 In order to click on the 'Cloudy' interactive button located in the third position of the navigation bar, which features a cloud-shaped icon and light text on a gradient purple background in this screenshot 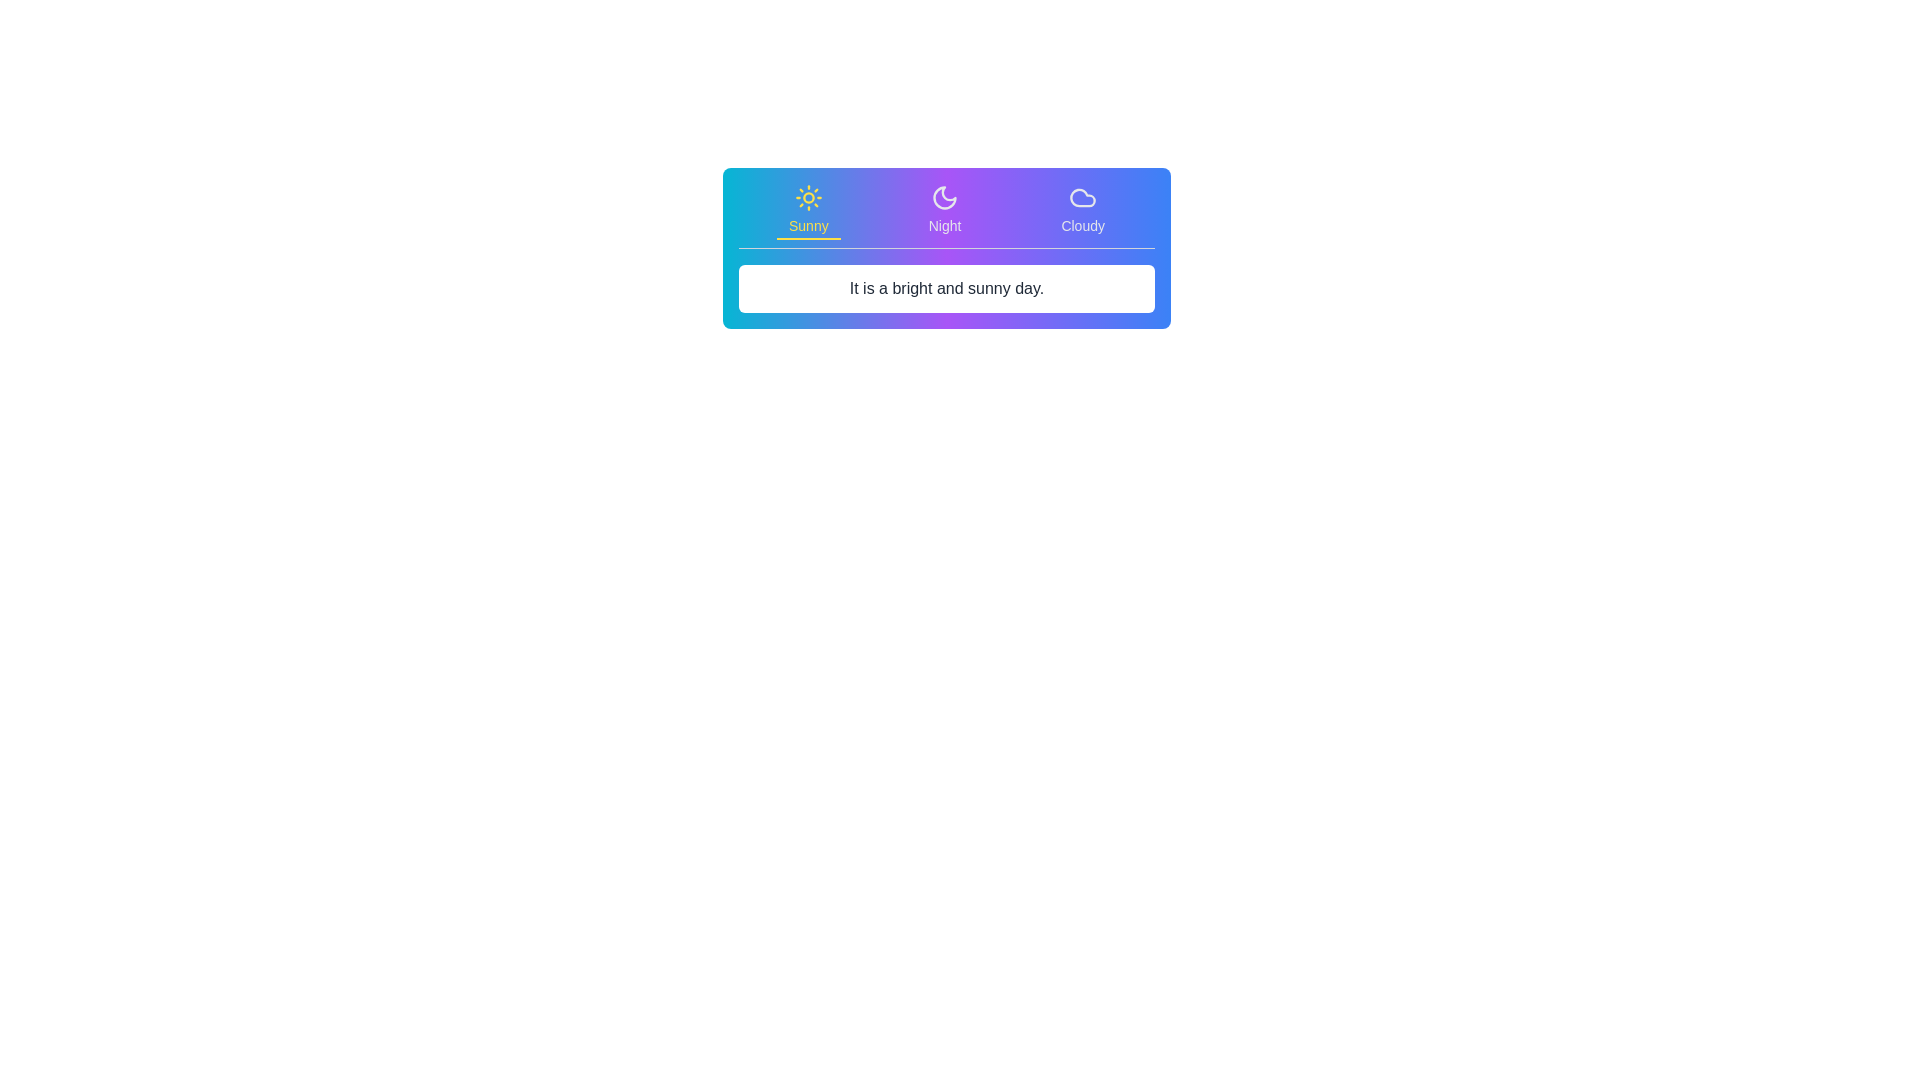, I will do `click(1082, 209)`.